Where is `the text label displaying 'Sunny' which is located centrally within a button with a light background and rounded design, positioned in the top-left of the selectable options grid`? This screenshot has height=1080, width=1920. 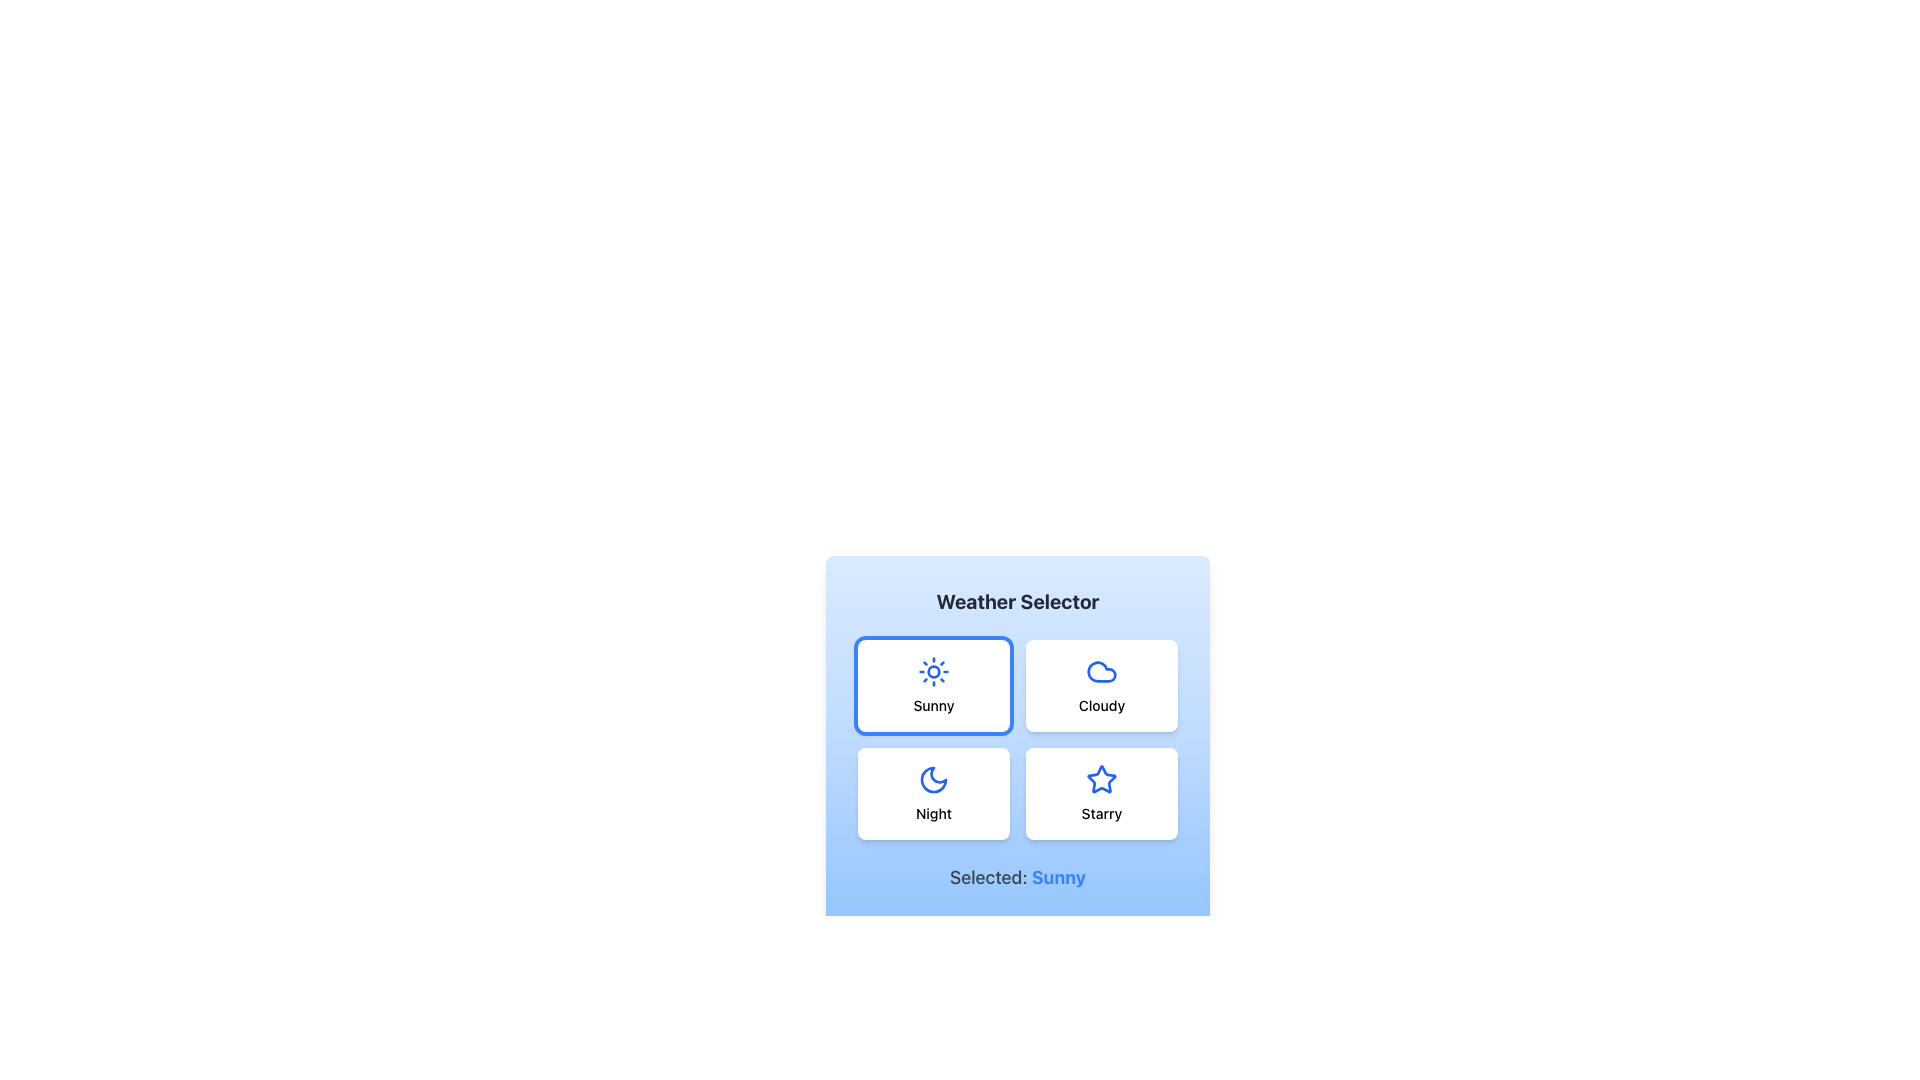 the text label displaying 'Sunny' which is located centrally within a button with a light background and rounded design, positioned in the top-left of the selectable options grid is located at coordinates (933, 704).